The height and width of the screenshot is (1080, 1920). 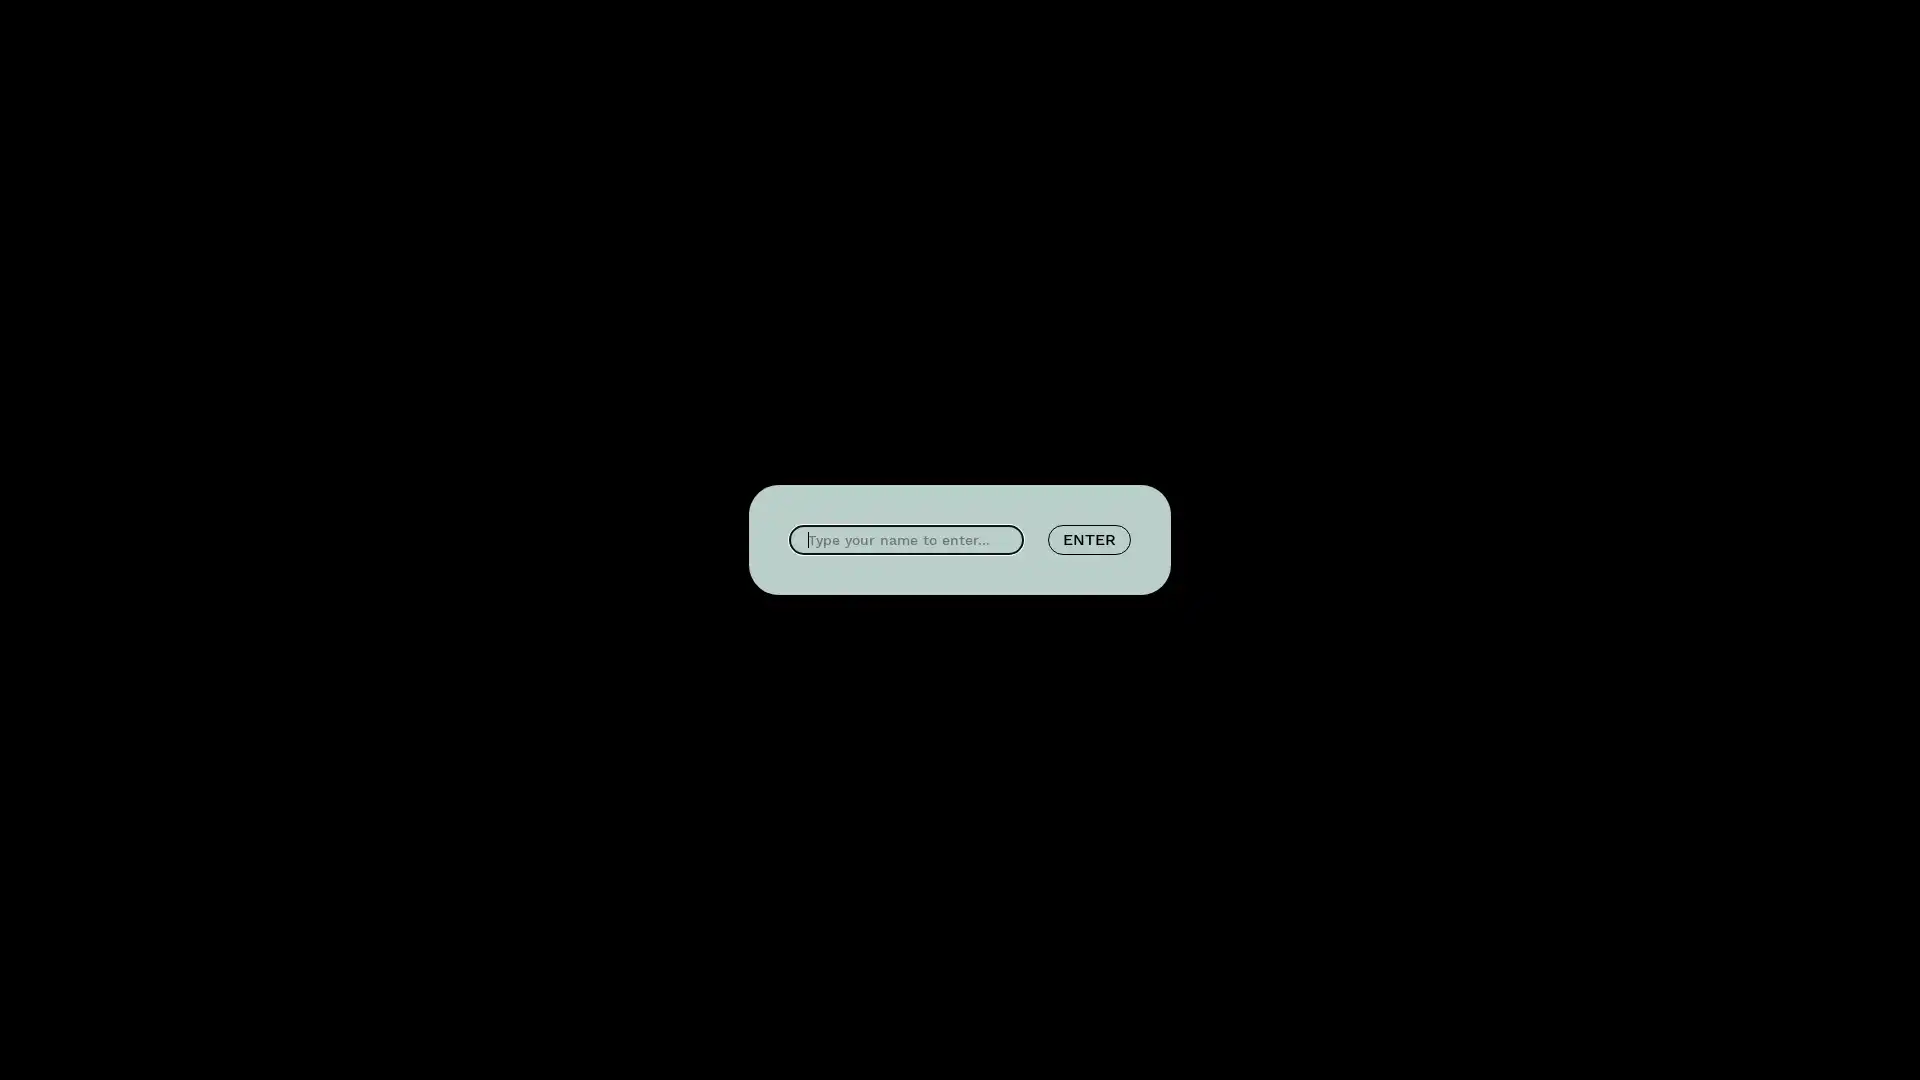 I want to click on Submit username, so click(x=1088, y=540).